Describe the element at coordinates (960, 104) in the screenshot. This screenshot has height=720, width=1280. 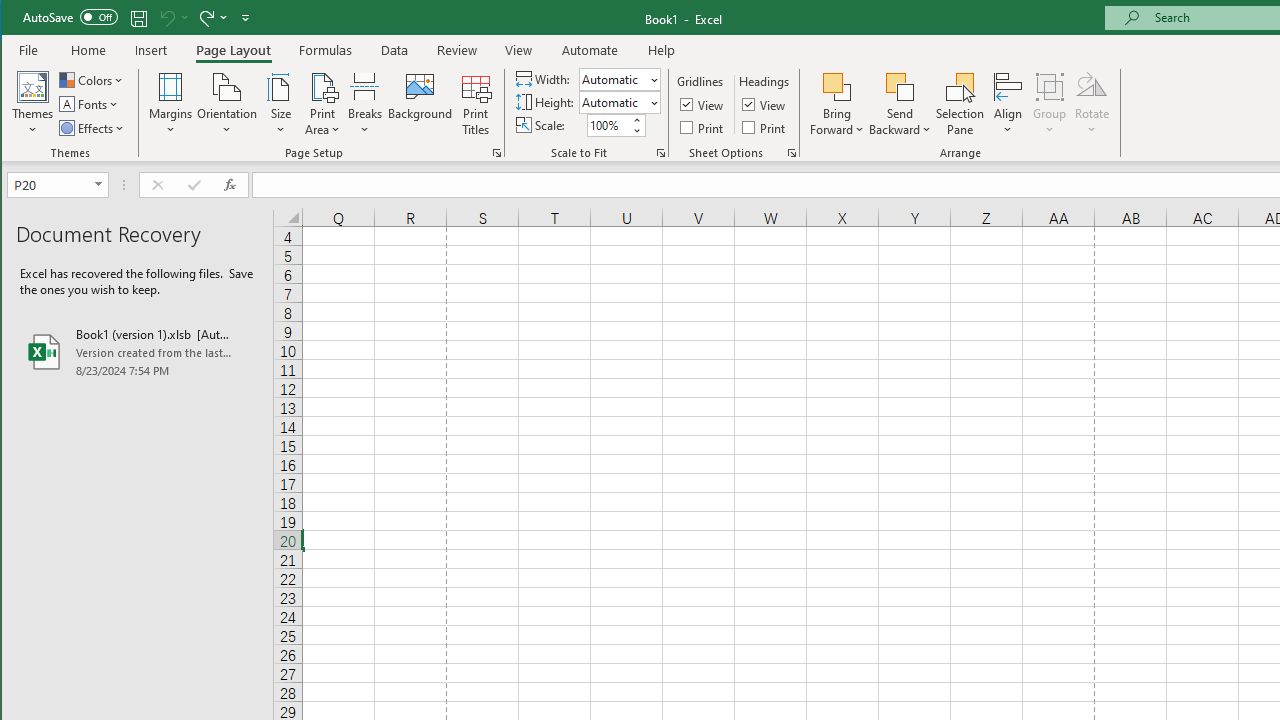
I see `'Selection Pane...'` at that location.